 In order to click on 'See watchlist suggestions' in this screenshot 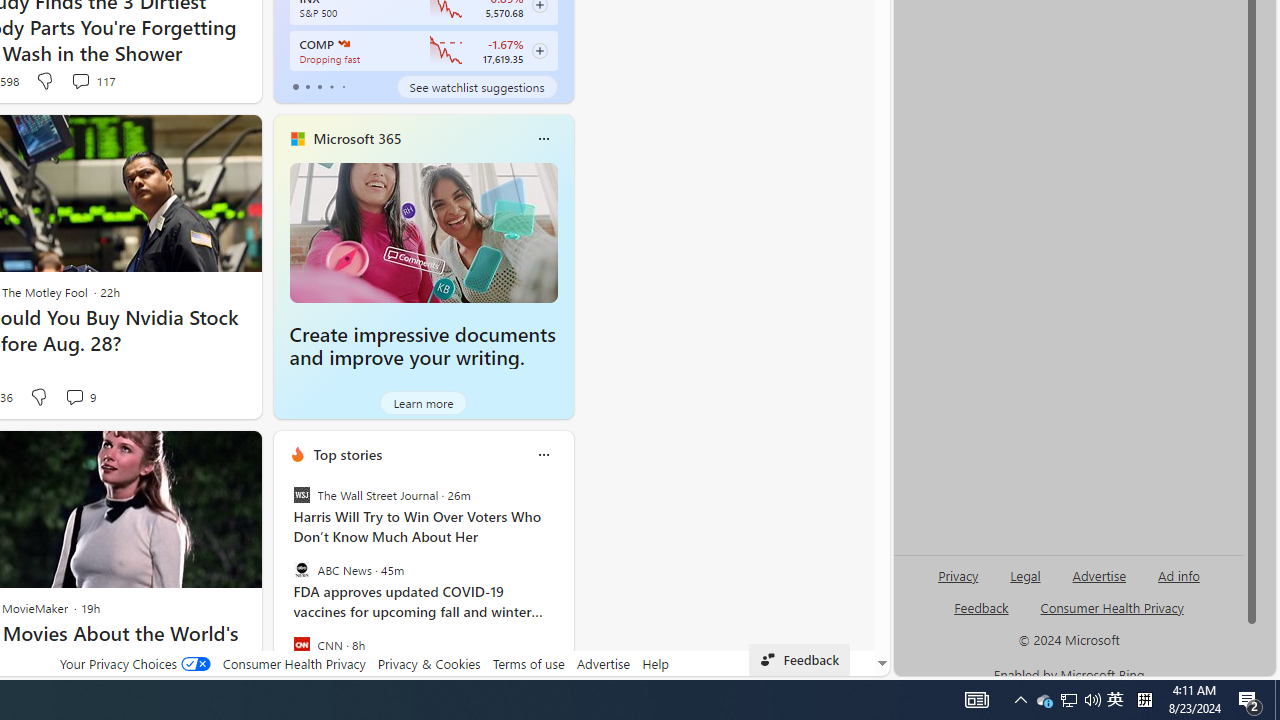, I will do `click(475, 86)`.